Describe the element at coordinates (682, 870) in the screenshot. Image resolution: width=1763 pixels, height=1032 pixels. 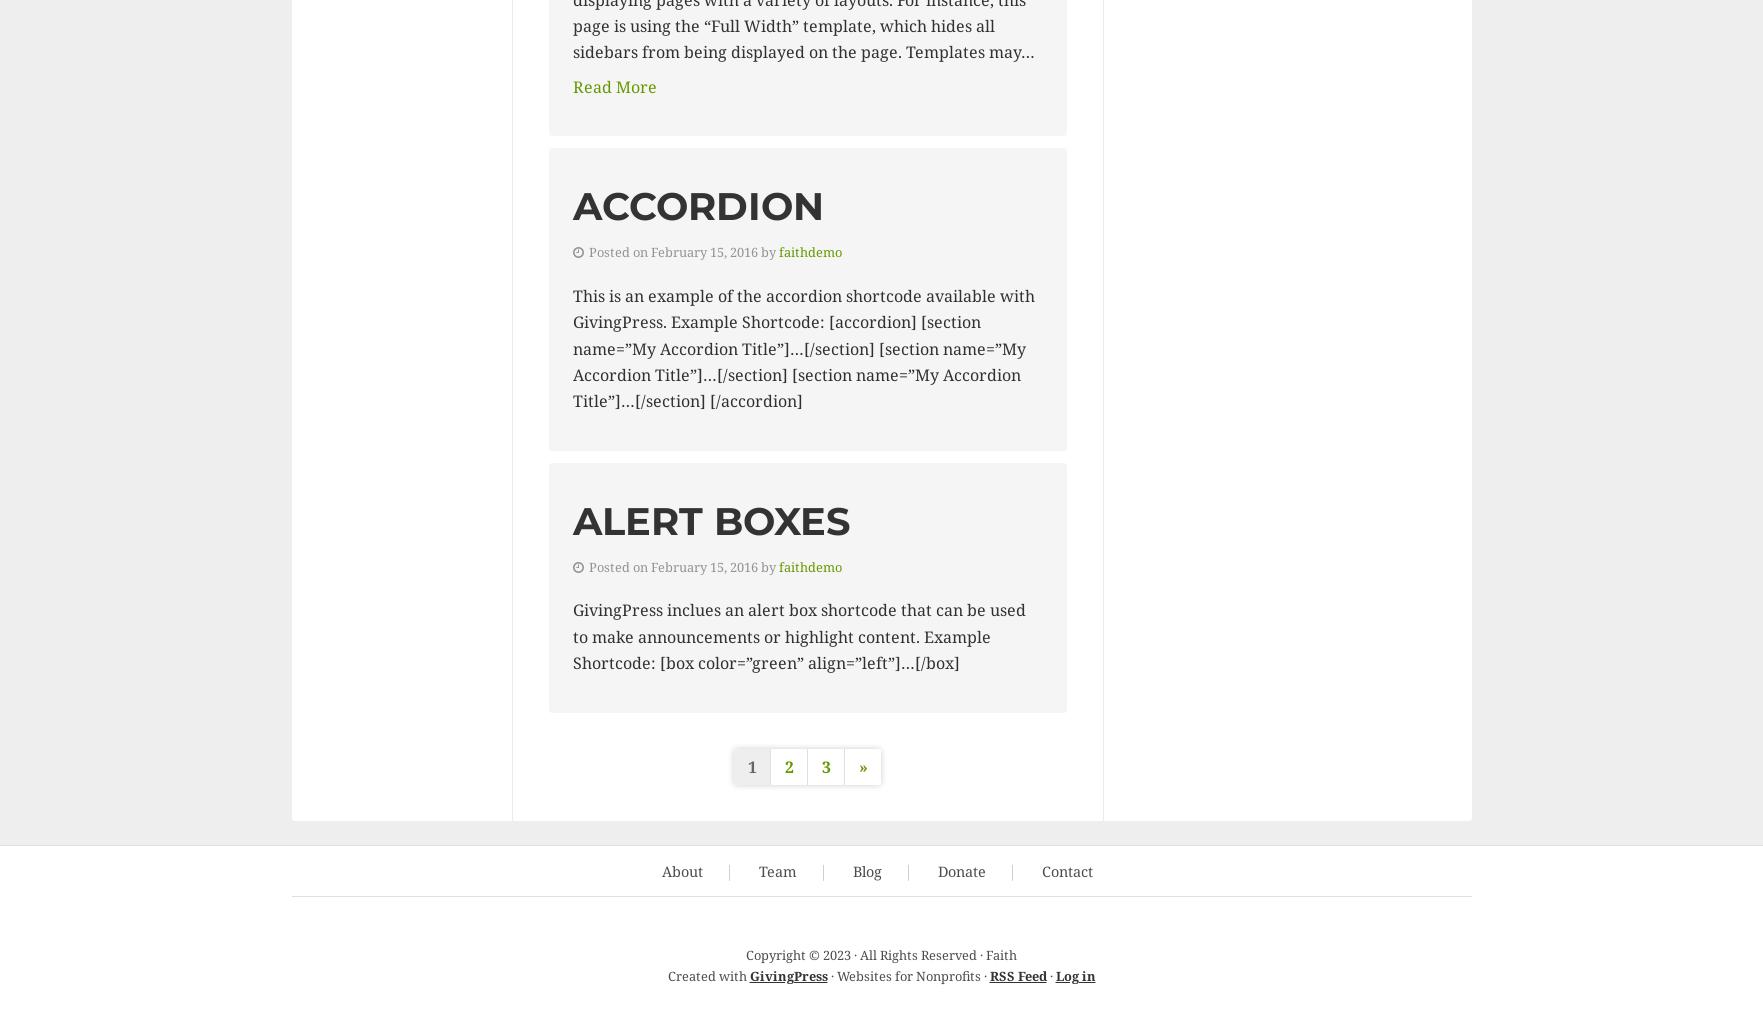
I see `'About'` at that location.